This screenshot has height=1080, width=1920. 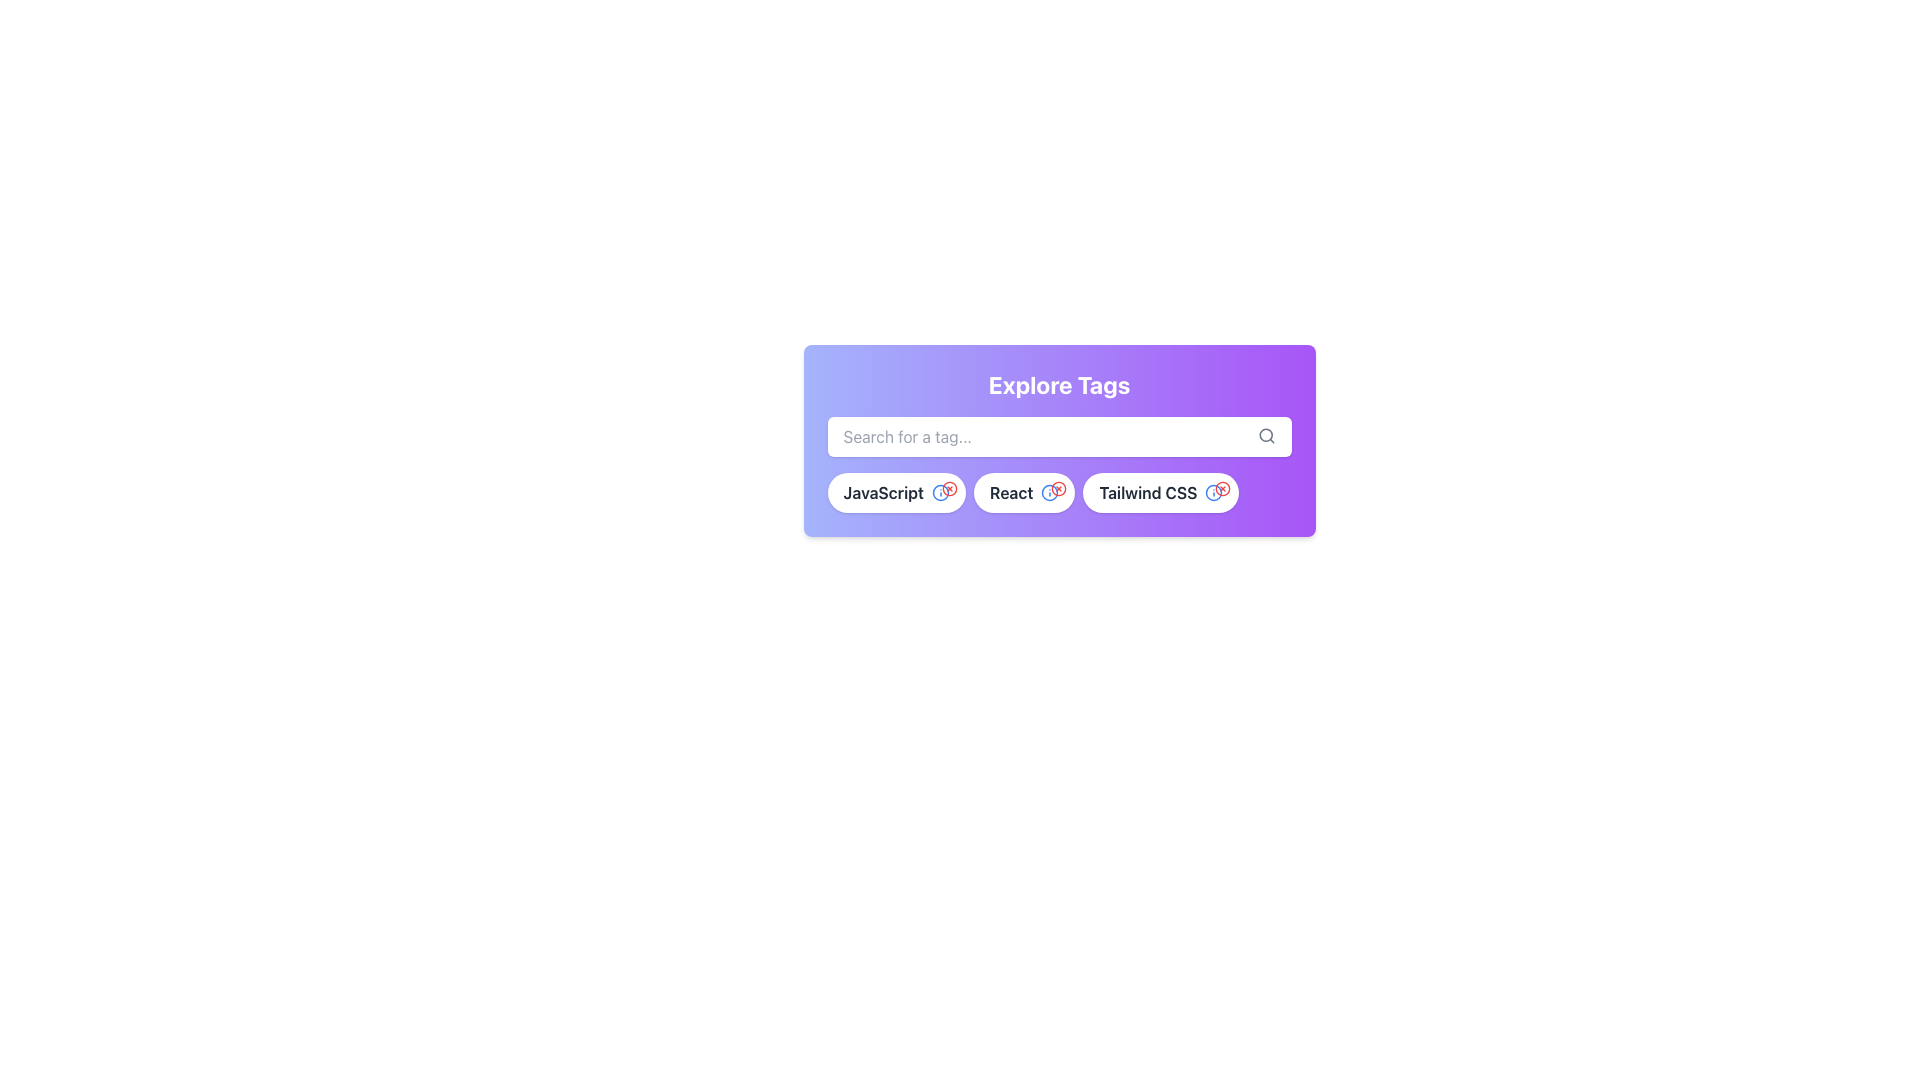 I want to click on the circular outline that is part of the small icon with a cross mark, located within the 'JavaScript' button in the 'Explore Tags' section, so click(x=949, y=489).